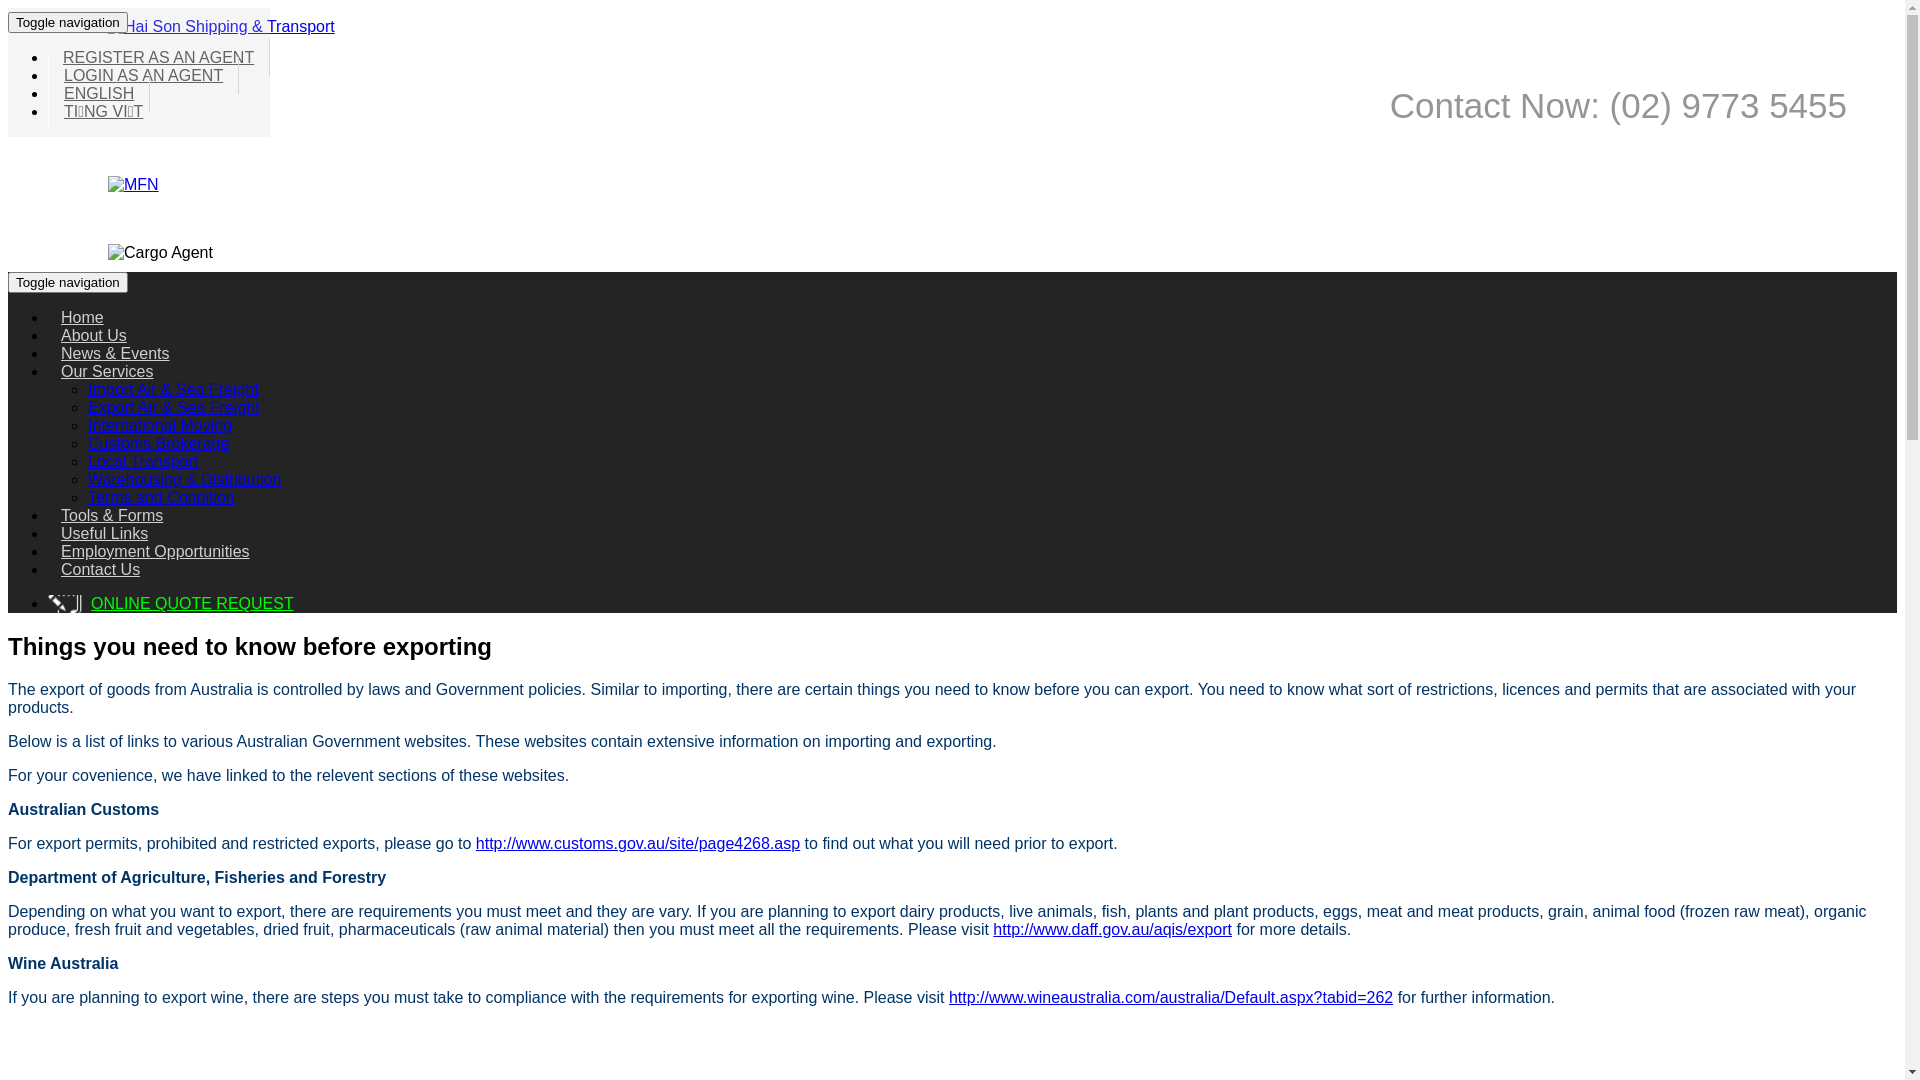 Image resolution: width=1920 pixels, height=1080 pixels. I want to click on 'ONLINE QUOTE REQUEST', so click(192, 602).